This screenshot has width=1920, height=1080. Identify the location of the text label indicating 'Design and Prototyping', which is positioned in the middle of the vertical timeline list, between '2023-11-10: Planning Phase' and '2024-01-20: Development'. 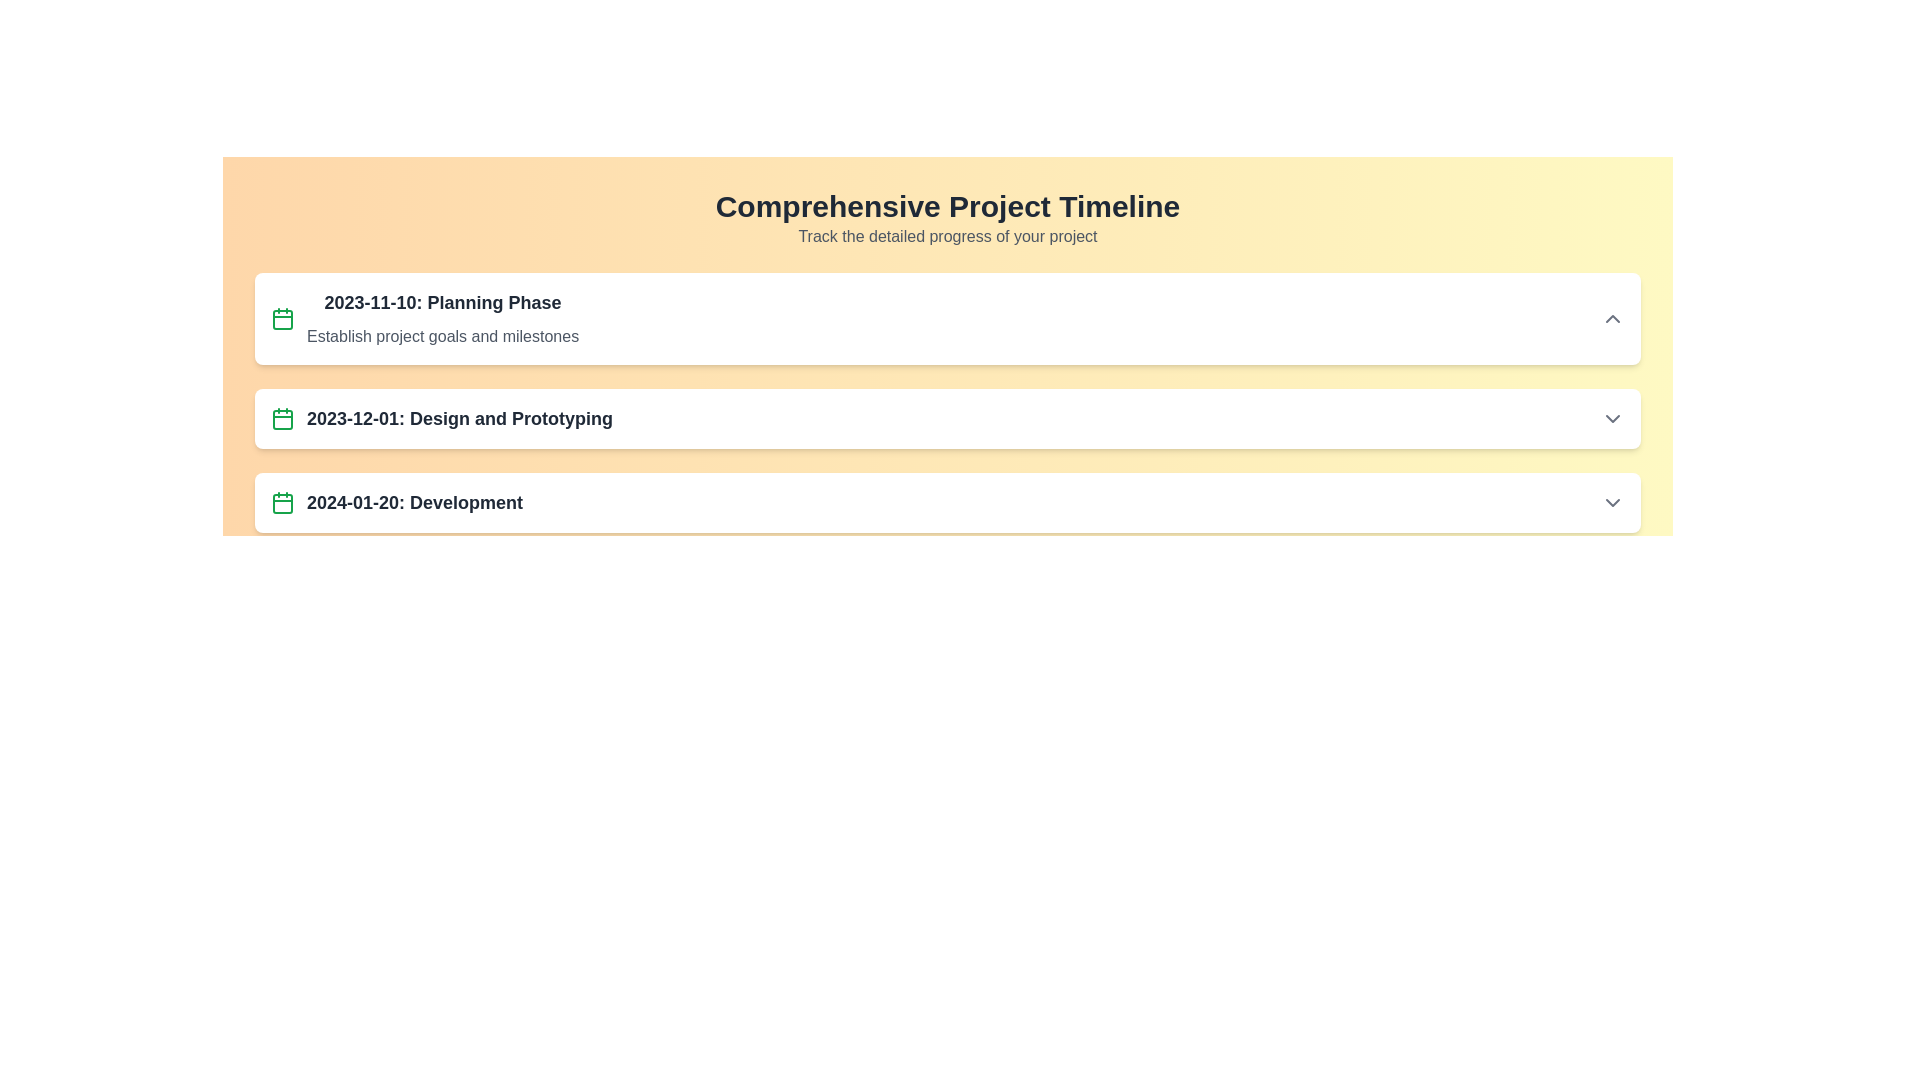
(459, 418).